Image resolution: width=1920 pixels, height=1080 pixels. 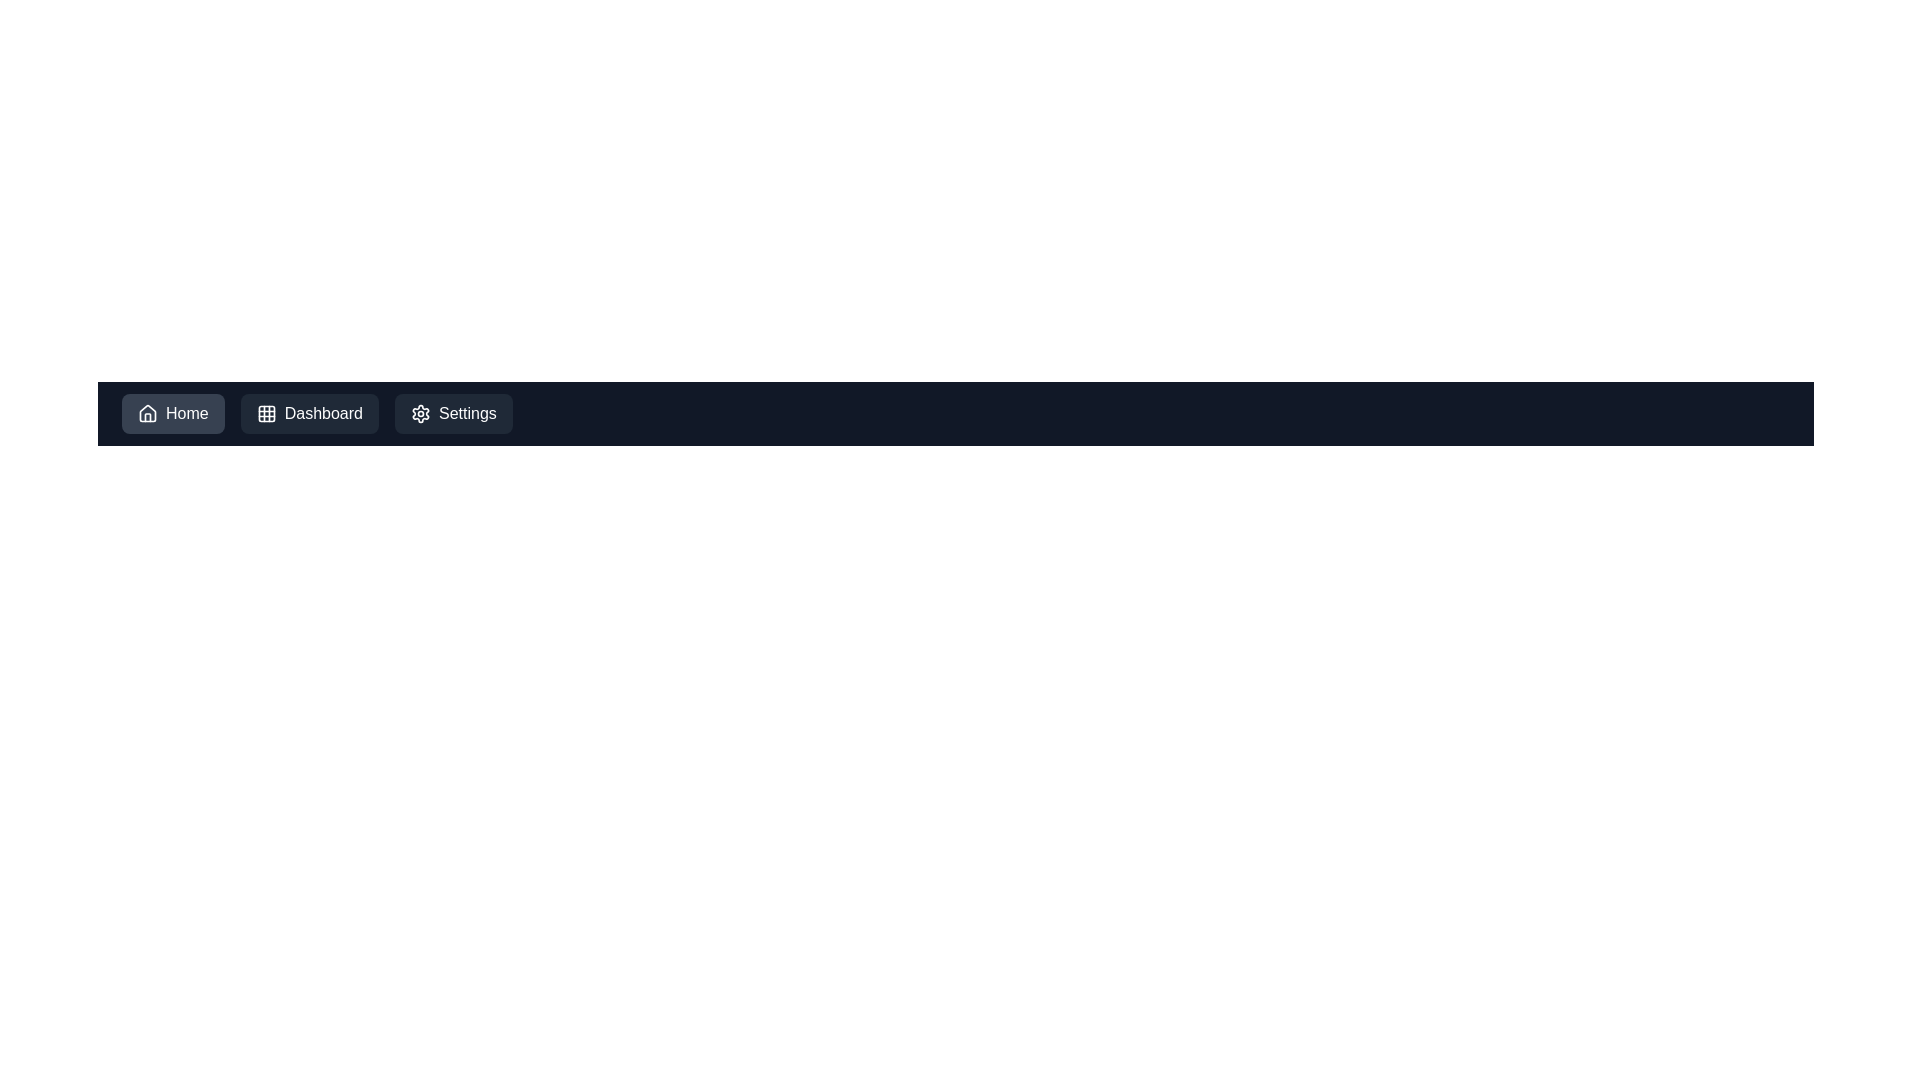 I want to click on the settings icon that resembles a mechanical gear, positioned to the left of the 'Settings' text label in the navigation bar, so click(x=420, y=412).